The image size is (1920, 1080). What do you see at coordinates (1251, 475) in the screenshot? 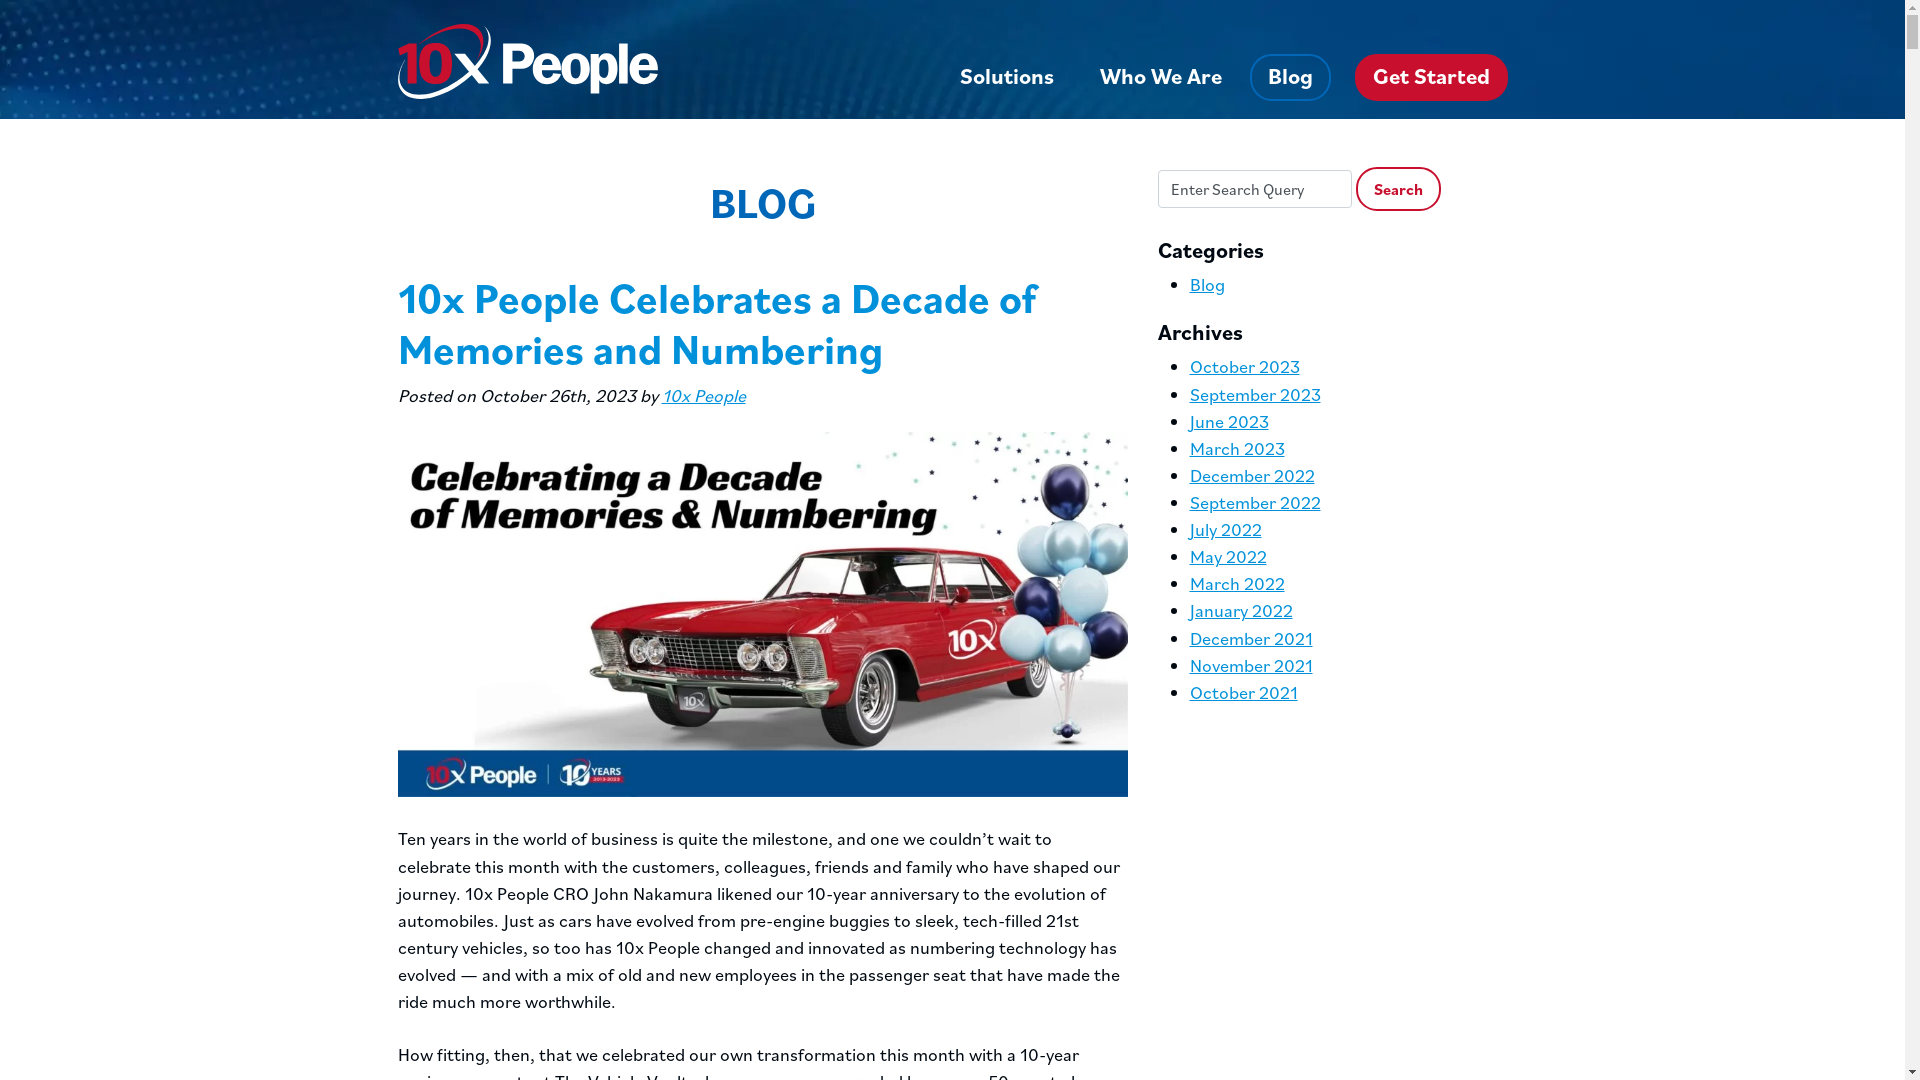
I see `'December 2022'` at bounding box center [1251, 475].